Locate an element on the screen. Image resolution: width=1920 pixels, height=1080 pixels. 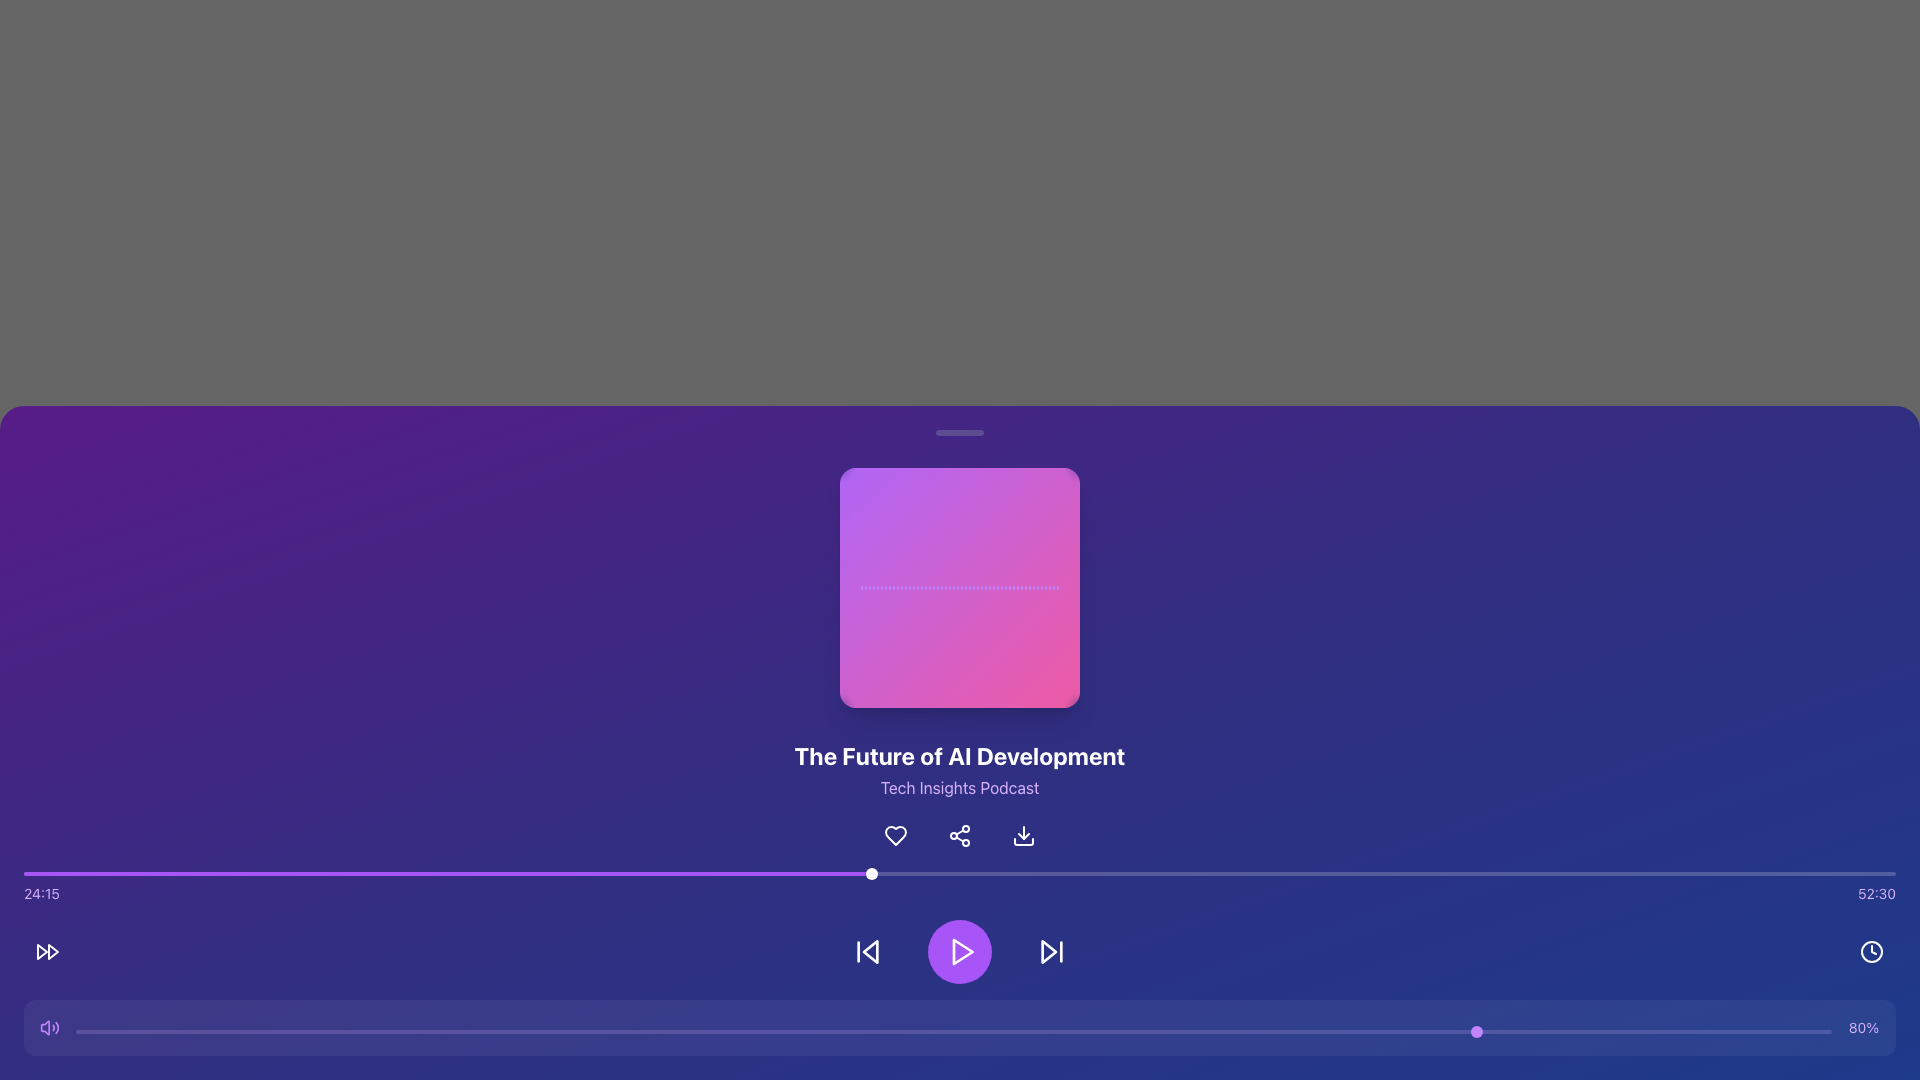
the purple speaker icon representing volume control, located at the leftmost side of the horizontal layout is located at coordinates (49, 1028).